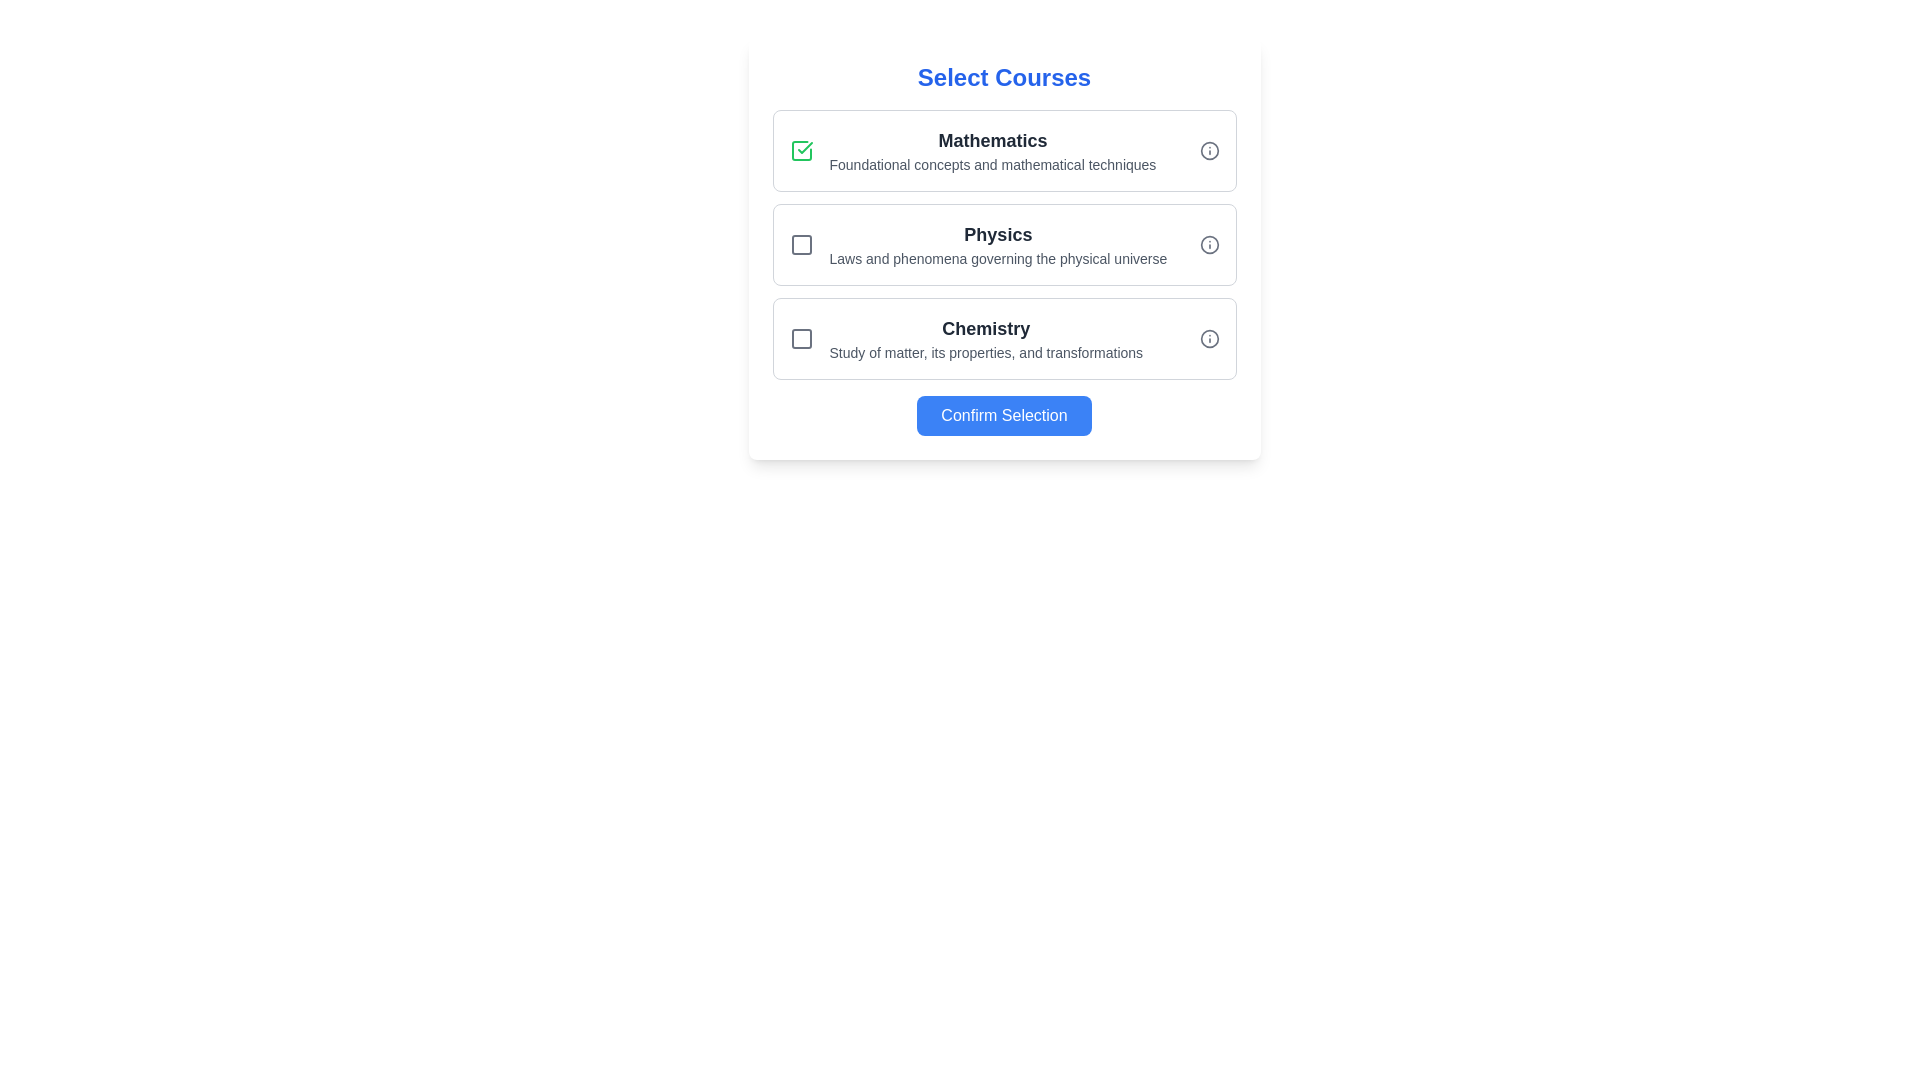 This screenshot has width=1920, height=1080. What do you see at coordinates (1208, 338) in the screenshot?
I see `the small circular icon with an 'i' symbol inside, located at the top-right corner of the 'Chemistry' course selection row` at bounding box center [1208, 338].